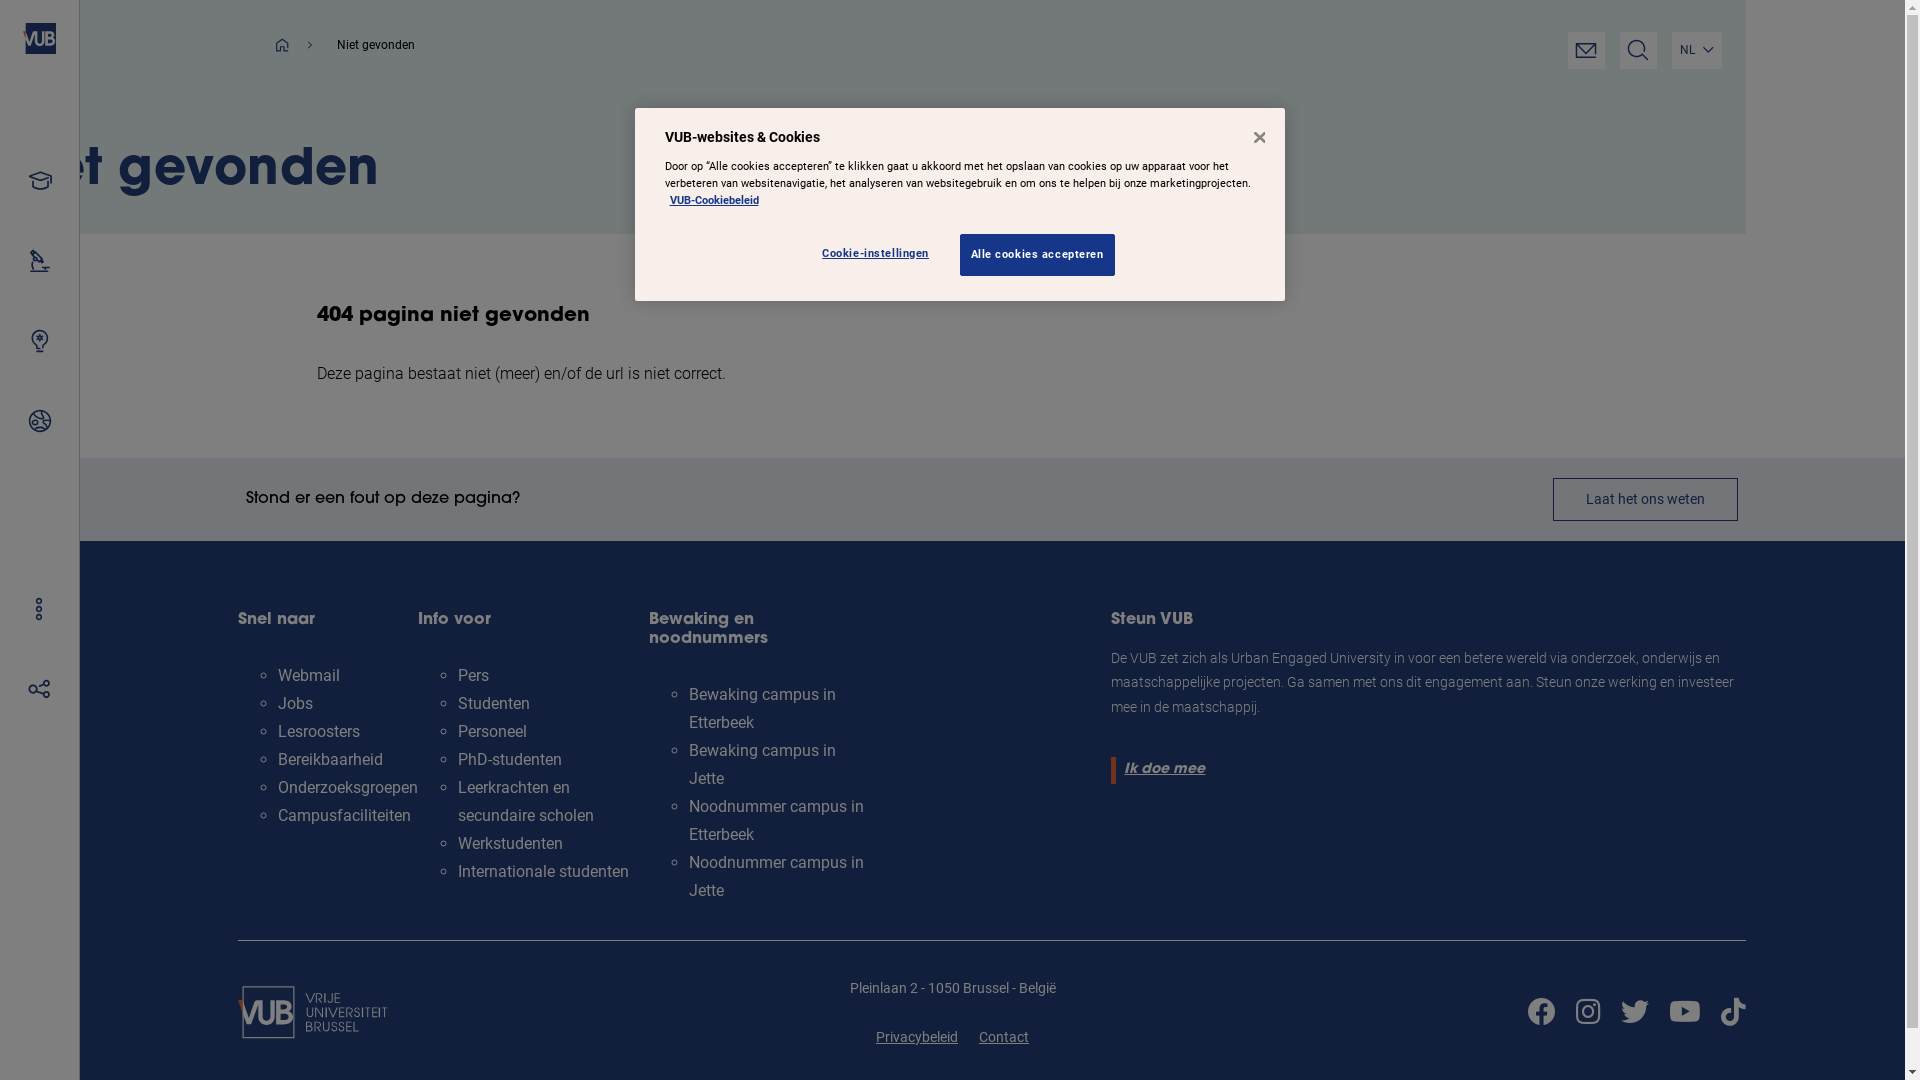  Describe the element at coordinates (1683, 1012) in the screenshot. I see `'Open de youtube pagina van VUB'` at that location.